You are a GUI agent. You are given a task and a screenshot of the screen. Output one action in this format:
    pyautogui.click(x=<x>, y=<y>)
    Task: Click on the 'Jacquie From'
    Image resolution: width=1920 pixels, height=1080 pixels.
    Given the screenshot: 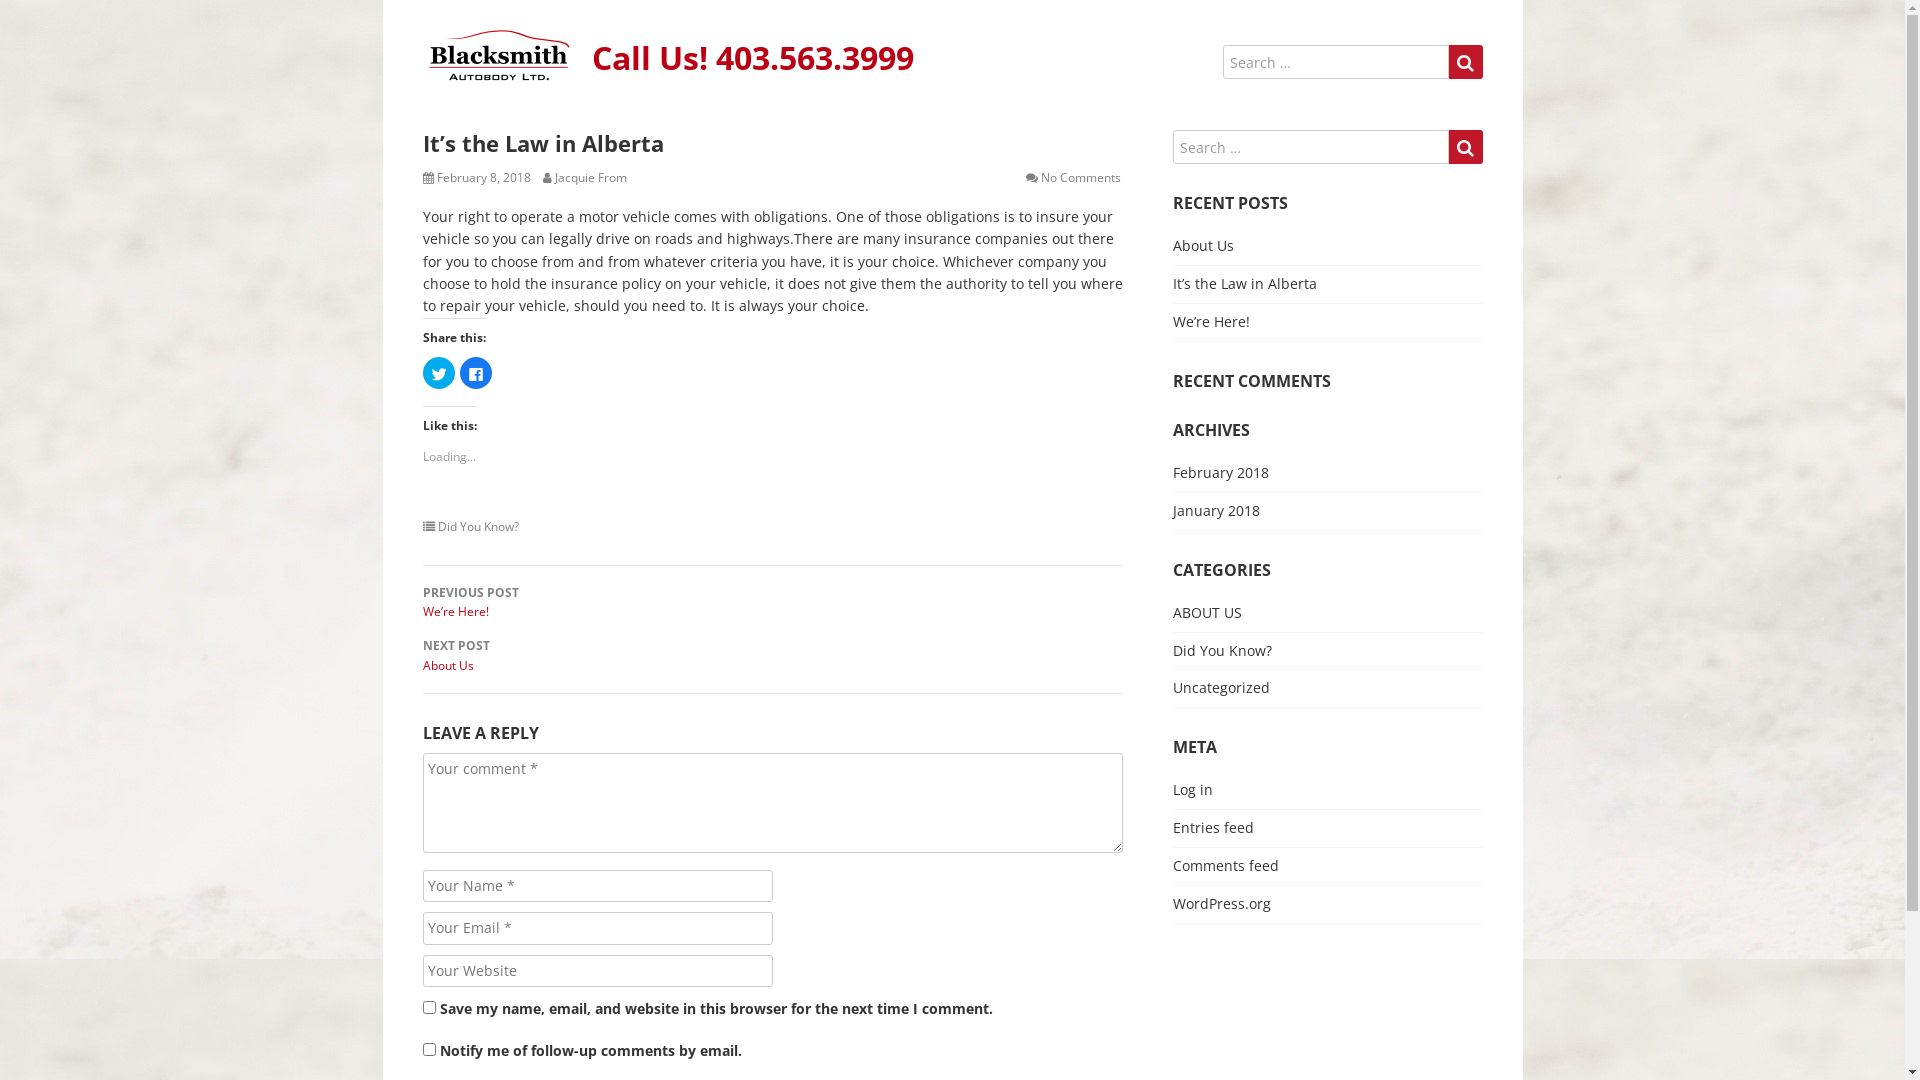 What is the action you would take?
    pyautogui.click(x=553, y=176)
    